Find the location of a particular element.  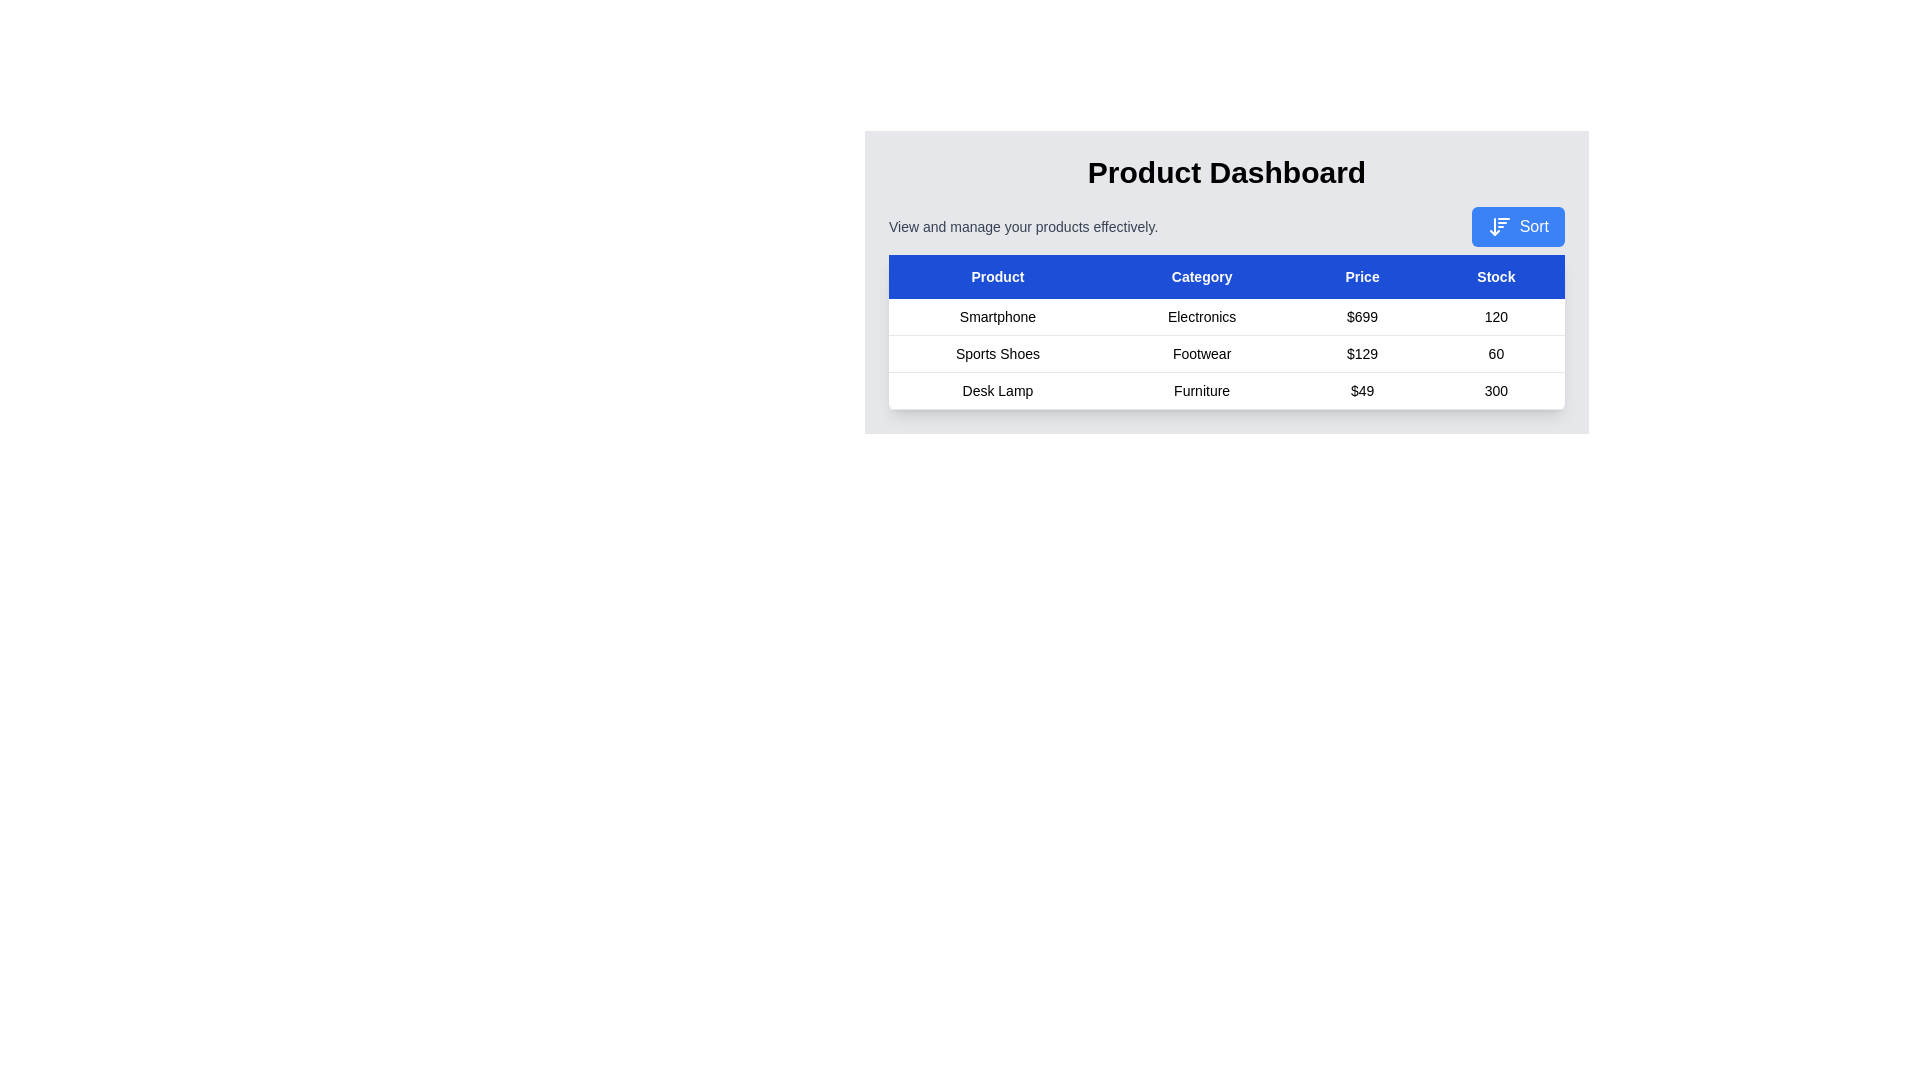

the Stock table header to sort the table by that column is located at coordinates (1496, 277).